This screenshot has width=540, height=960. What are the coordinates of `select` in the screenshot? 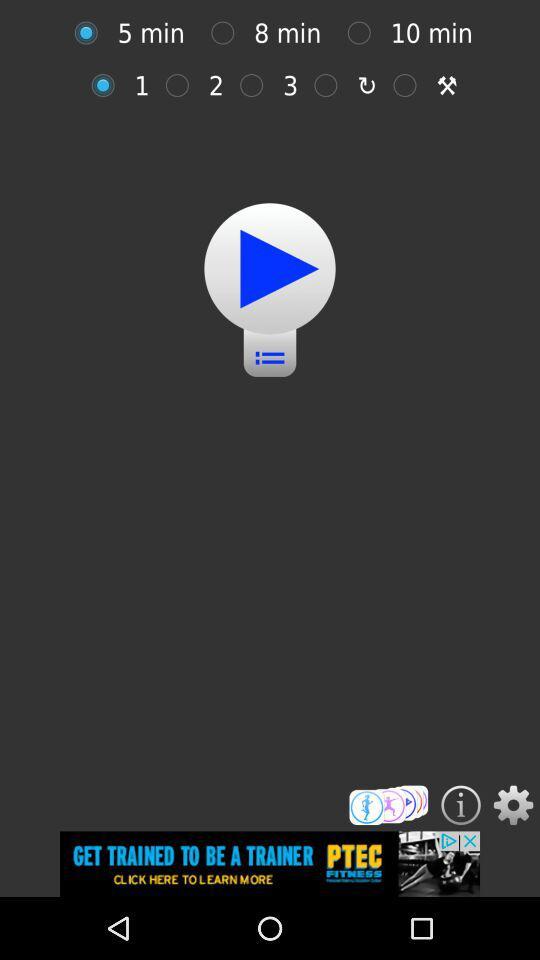 It's located at (409, 85).